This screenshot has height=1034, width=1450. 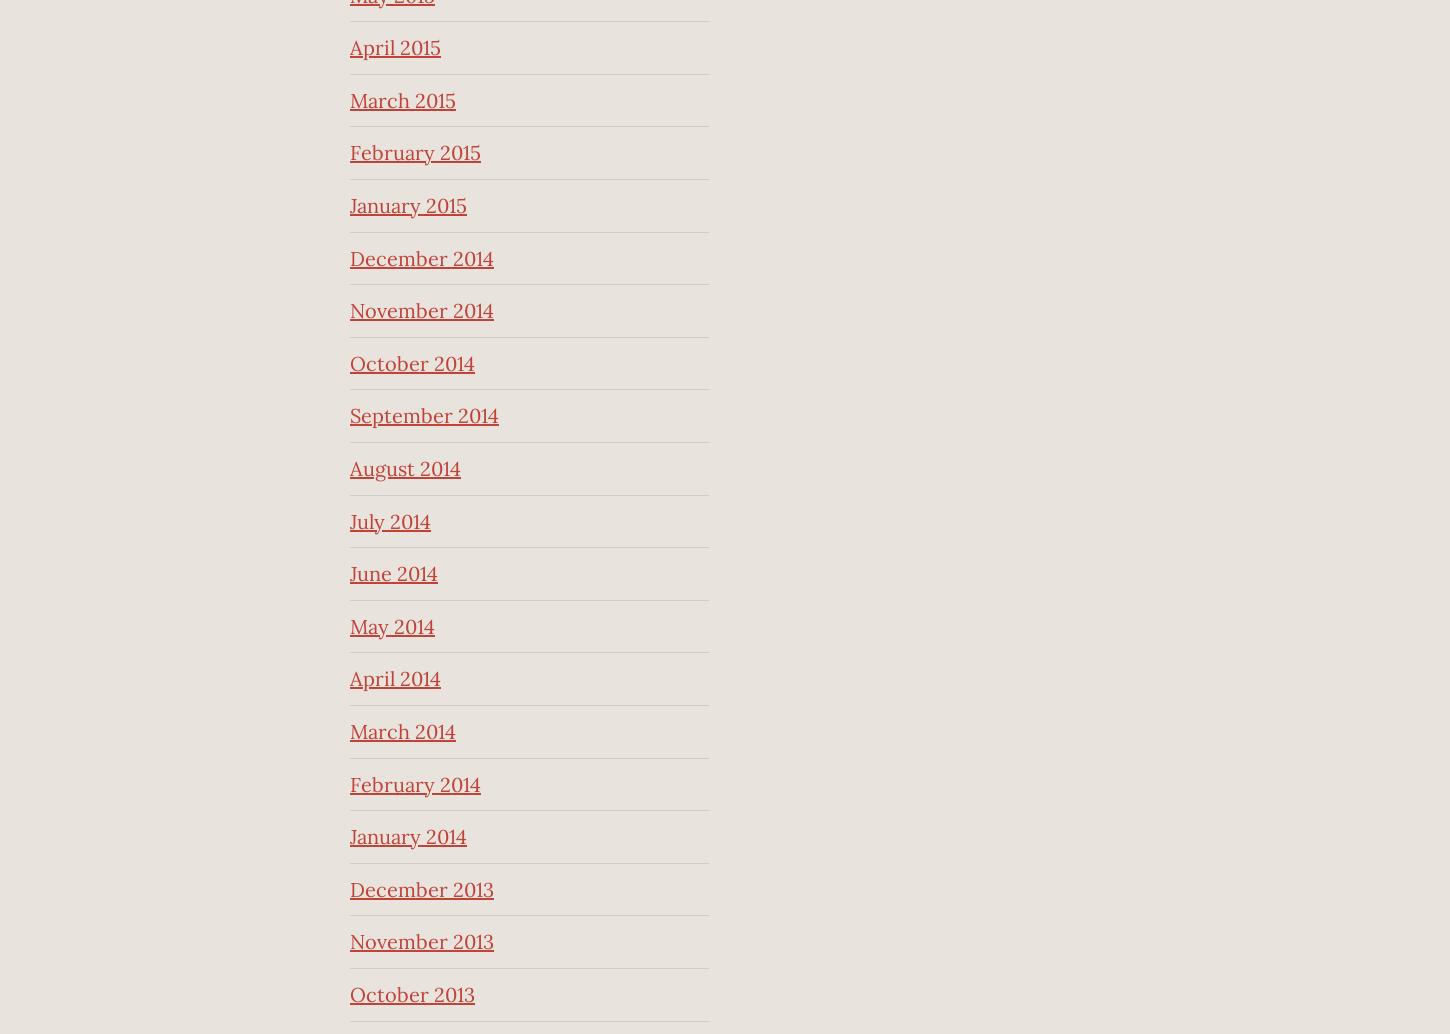 I want to click on 'November 2014', so click(x=420, y=309).